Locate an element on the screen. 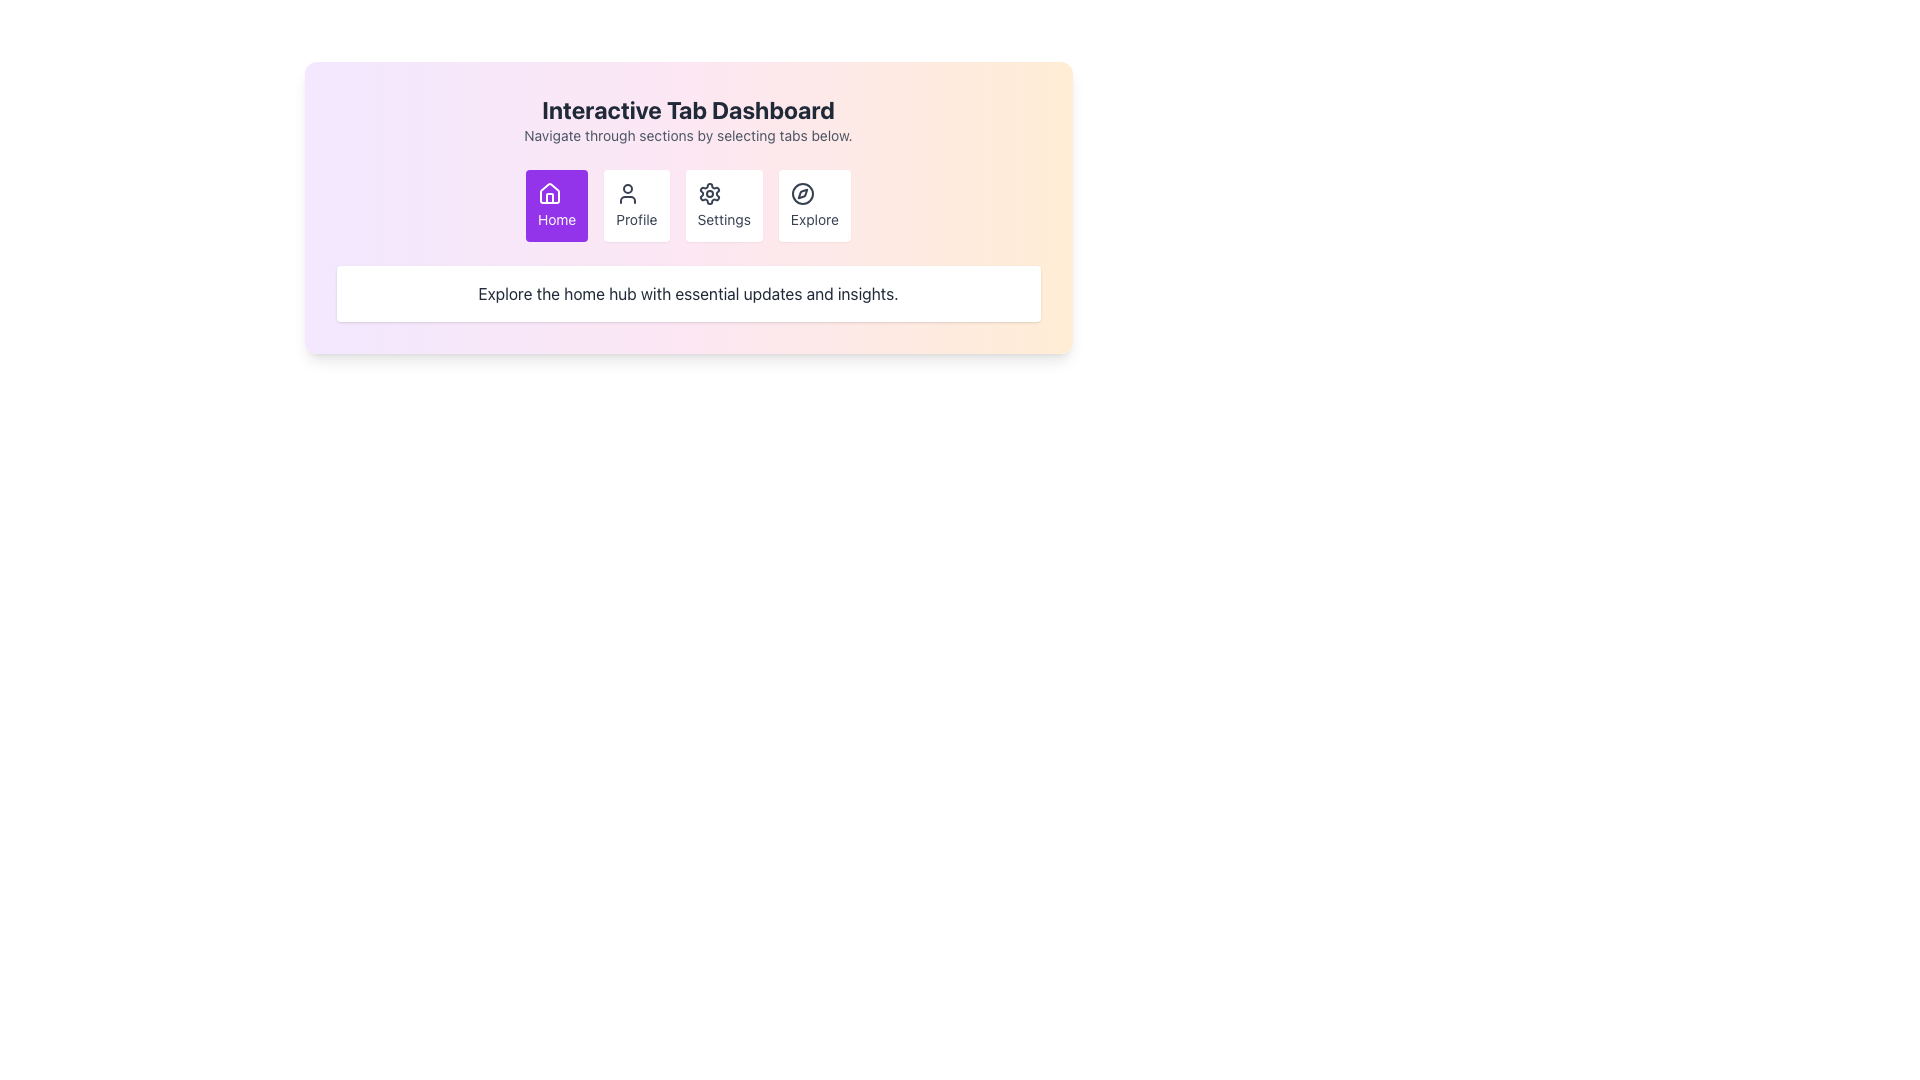  the text label containing the description 'Navigate through sections by selecting tabs below.' which is located directly under the title 'Interactive Tab Dashboard' is located at coordinates (688, 135).